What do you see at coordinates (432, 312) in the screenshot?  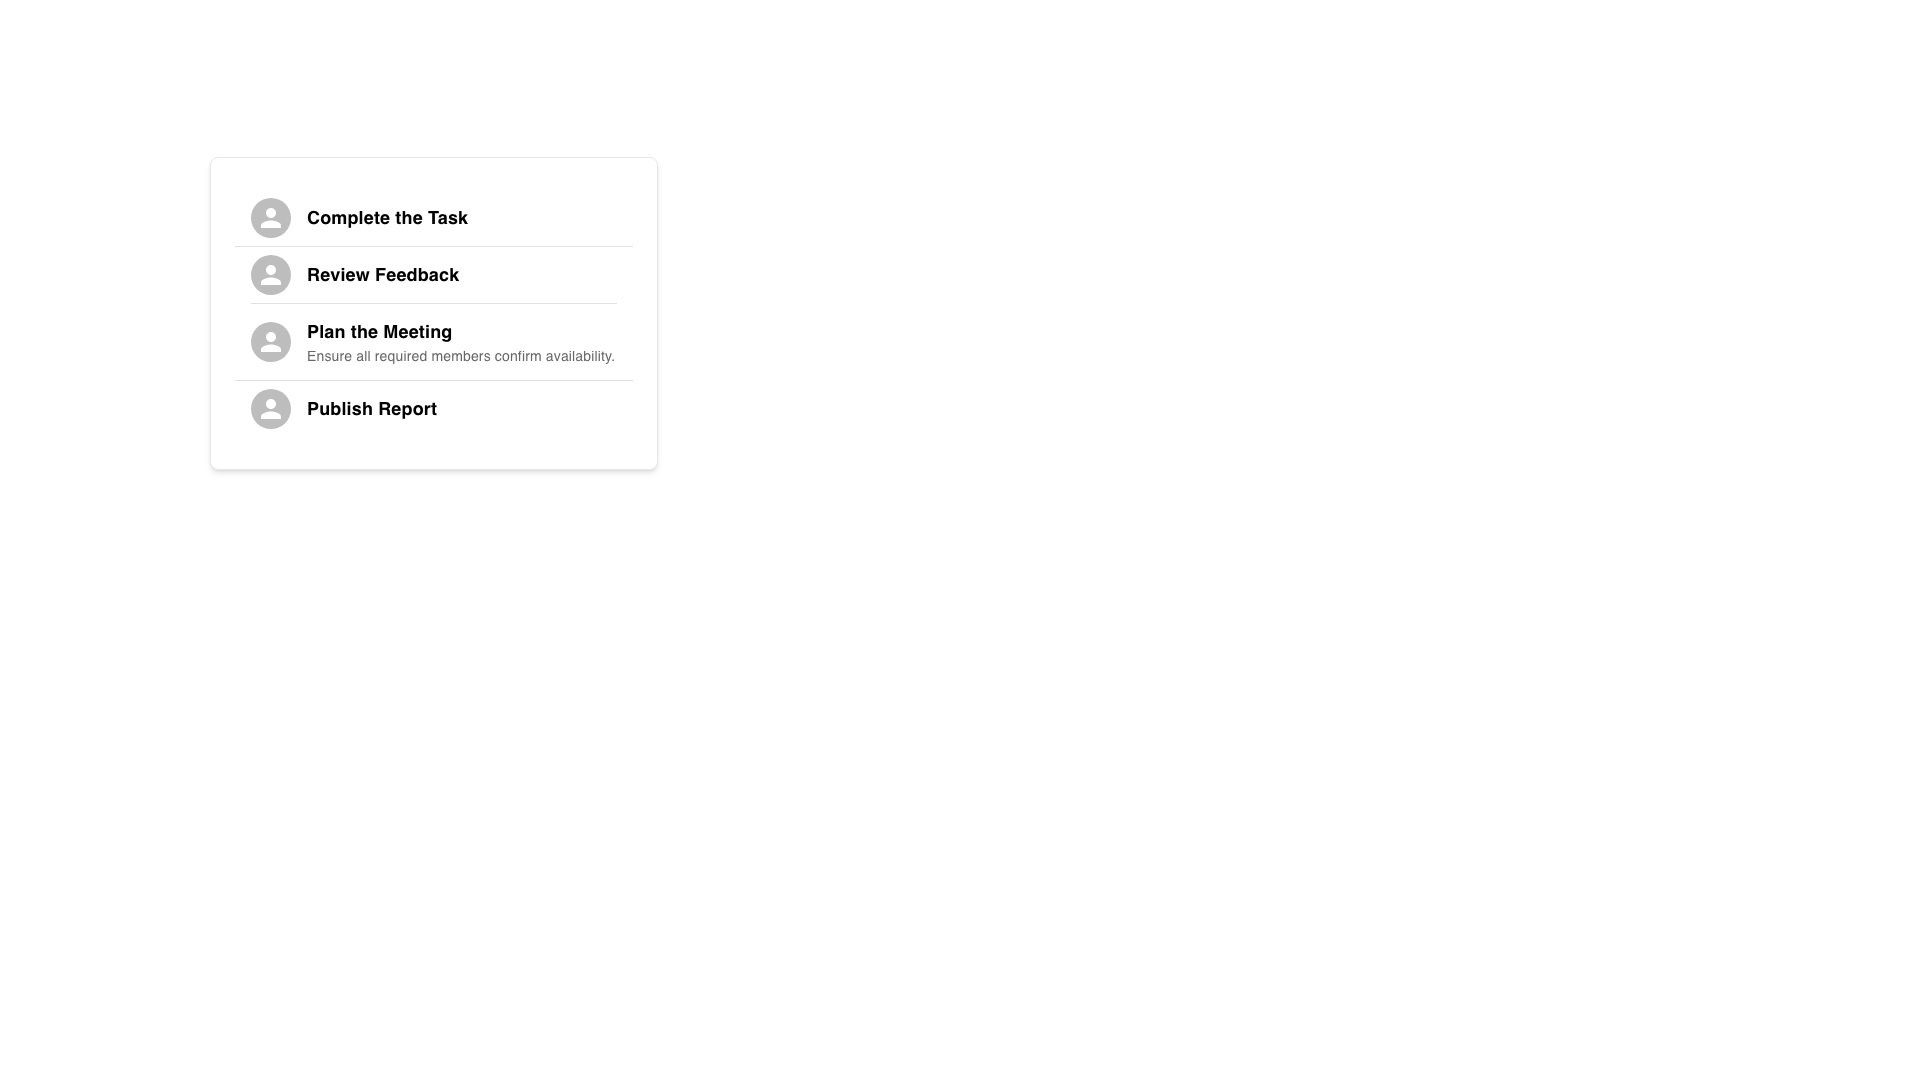 I see `the third list item labeled 'Plan the Meeting'` at bounding box center [432, 312].